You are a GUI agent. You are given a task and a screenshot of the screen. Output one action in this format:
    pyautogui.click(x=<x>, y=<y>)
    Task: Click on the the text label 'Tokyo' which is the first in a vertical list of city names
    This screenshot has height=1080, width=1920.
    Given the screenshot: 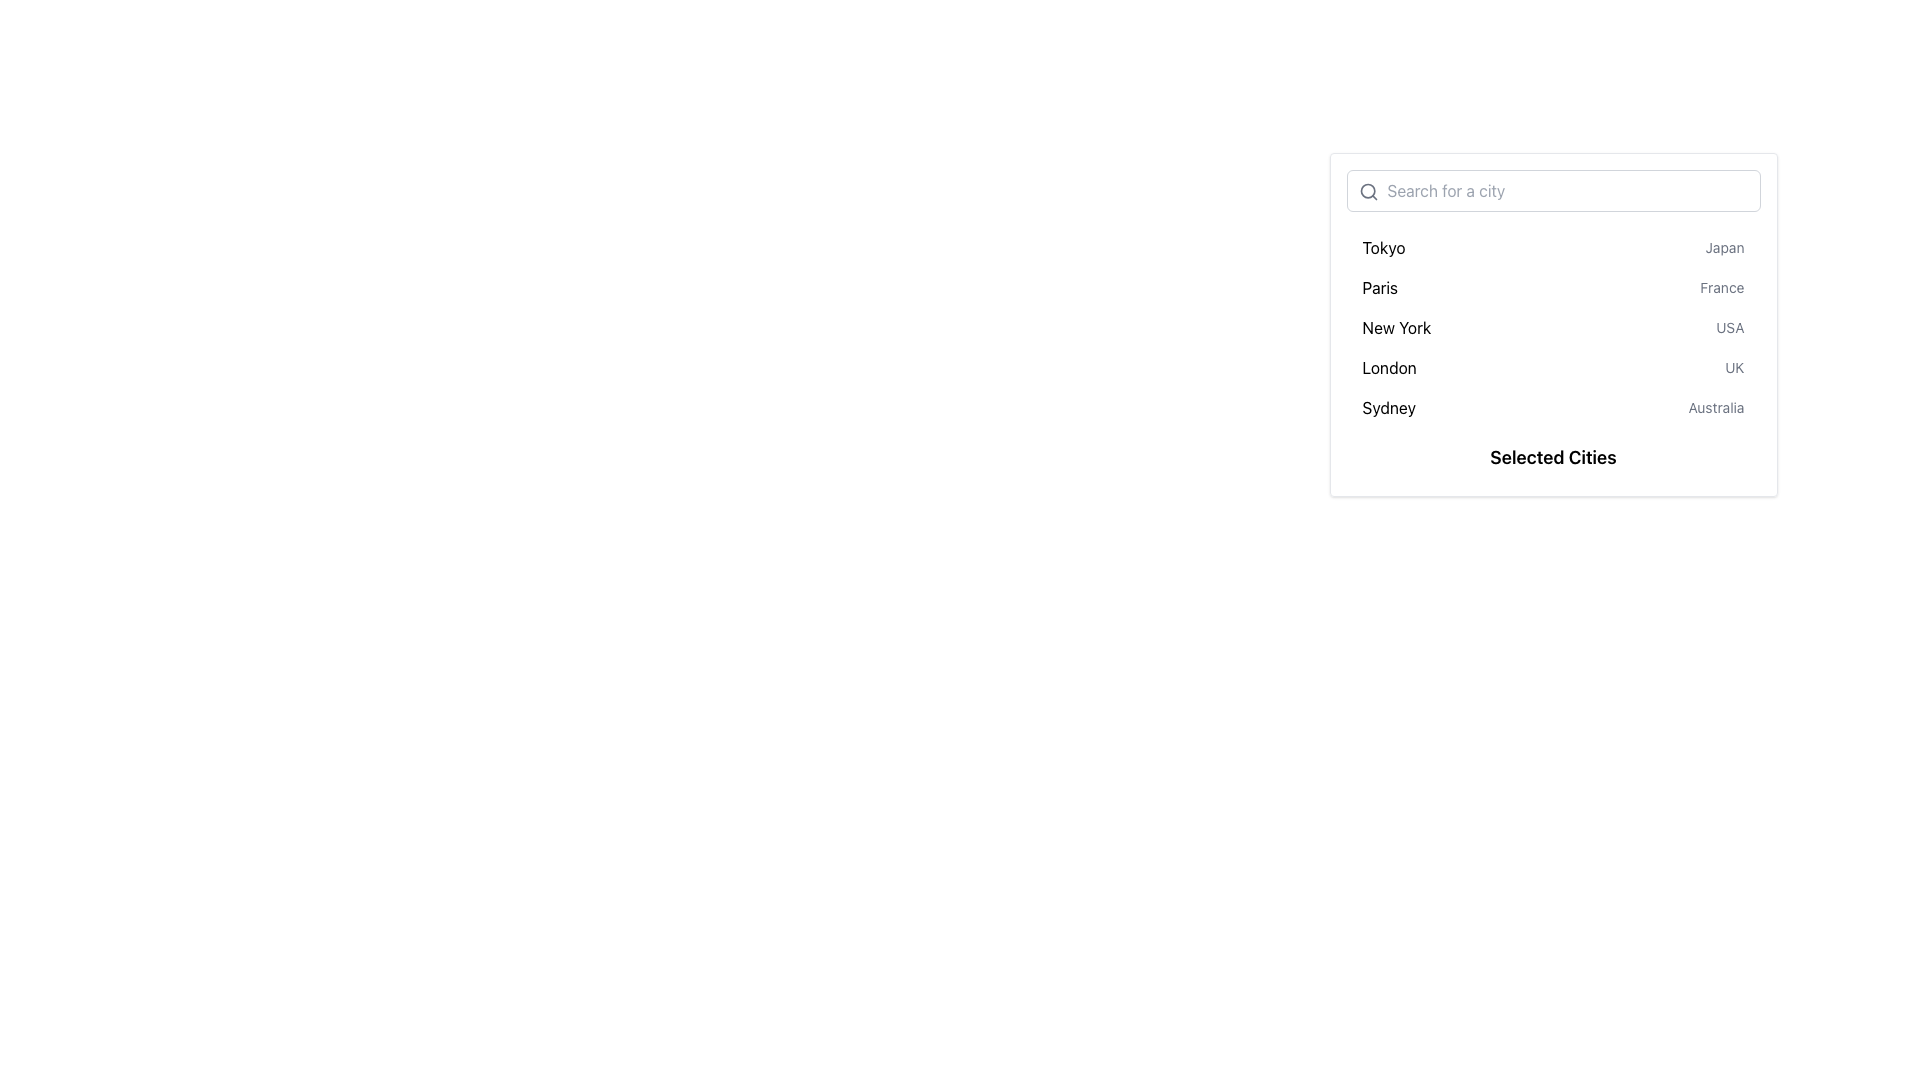 What is the action you would take?
    pyautogui.click(x=1382, y=246)
    